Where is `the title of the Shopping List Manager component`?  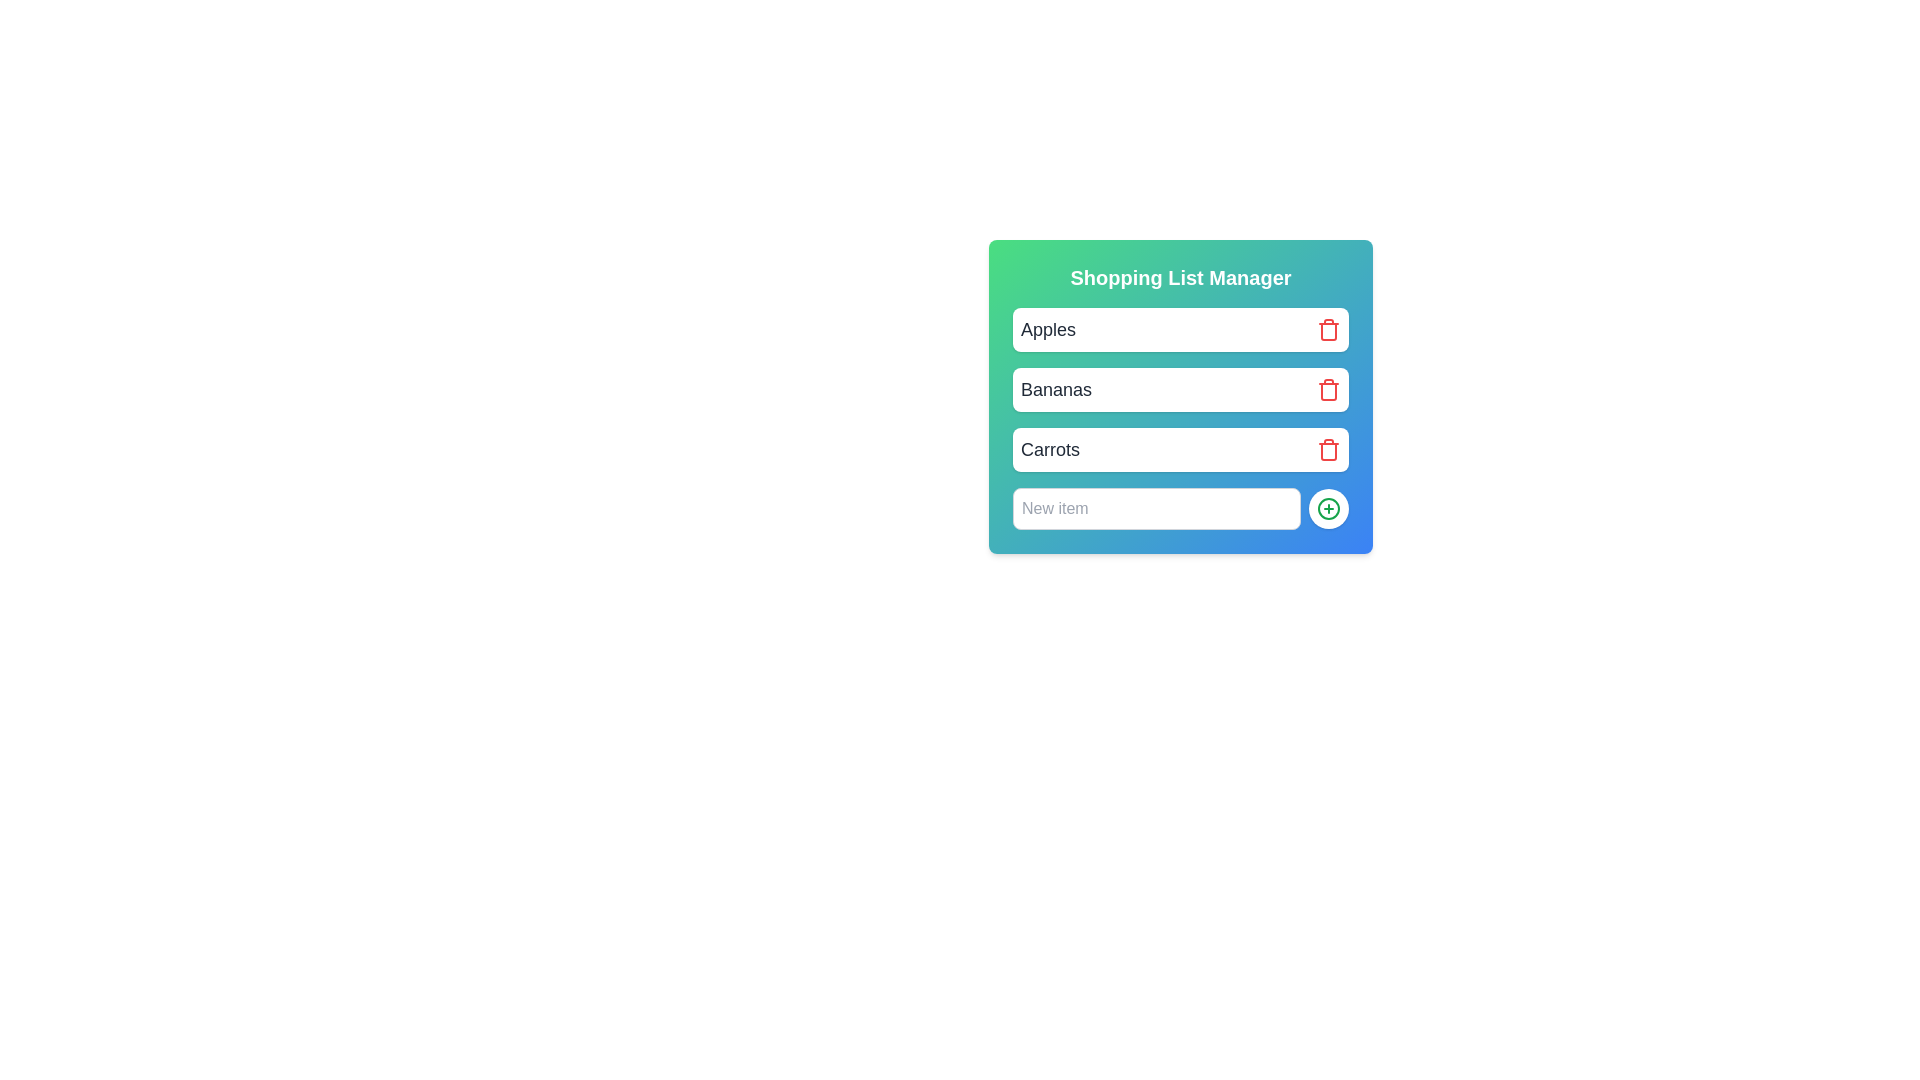
the title of the Shopping List Manager component is located at coordinates (1180, 277).